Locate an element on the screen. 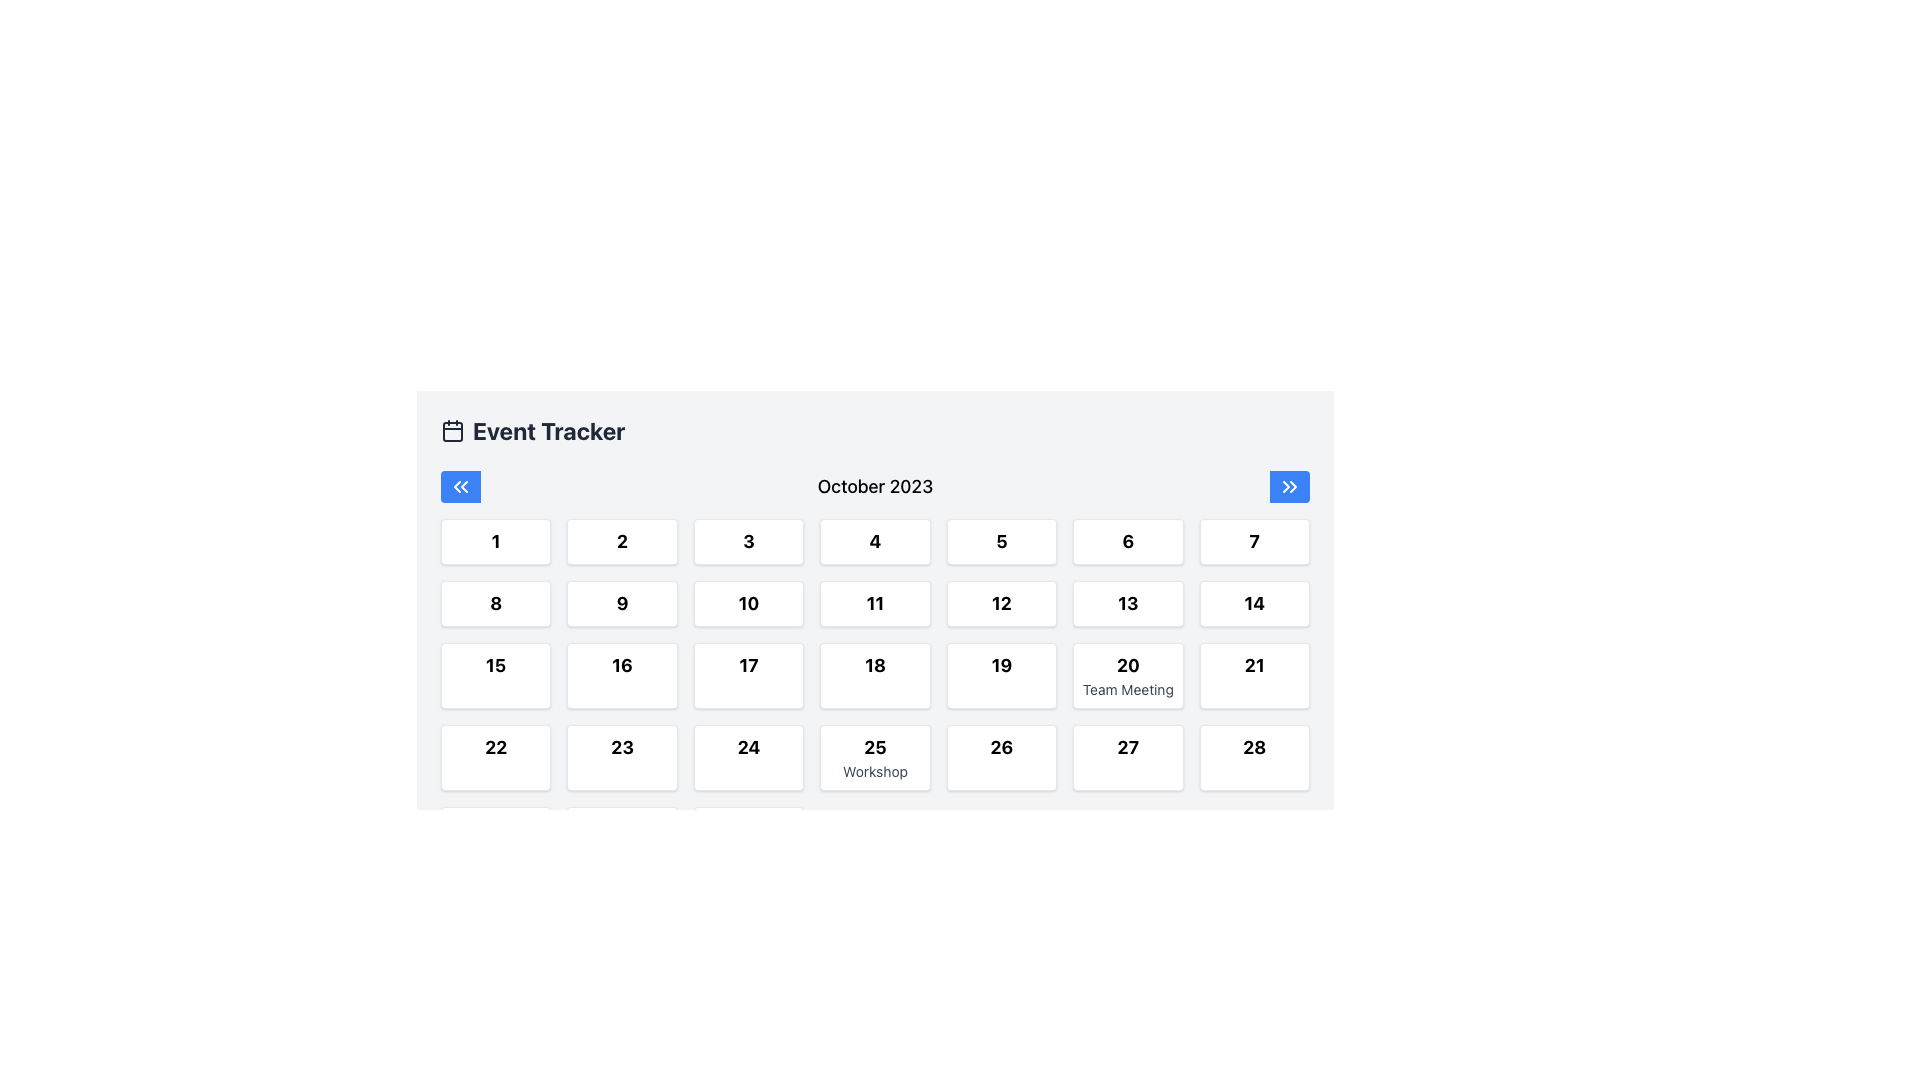 The height and width of the screenshot is (1080, 1920). the rectangular text box containing the bold black number '7', which is styled with rounded corners and a shadow effect, located in the topmost row of a grid layout is located at coordinates (1253, 542).